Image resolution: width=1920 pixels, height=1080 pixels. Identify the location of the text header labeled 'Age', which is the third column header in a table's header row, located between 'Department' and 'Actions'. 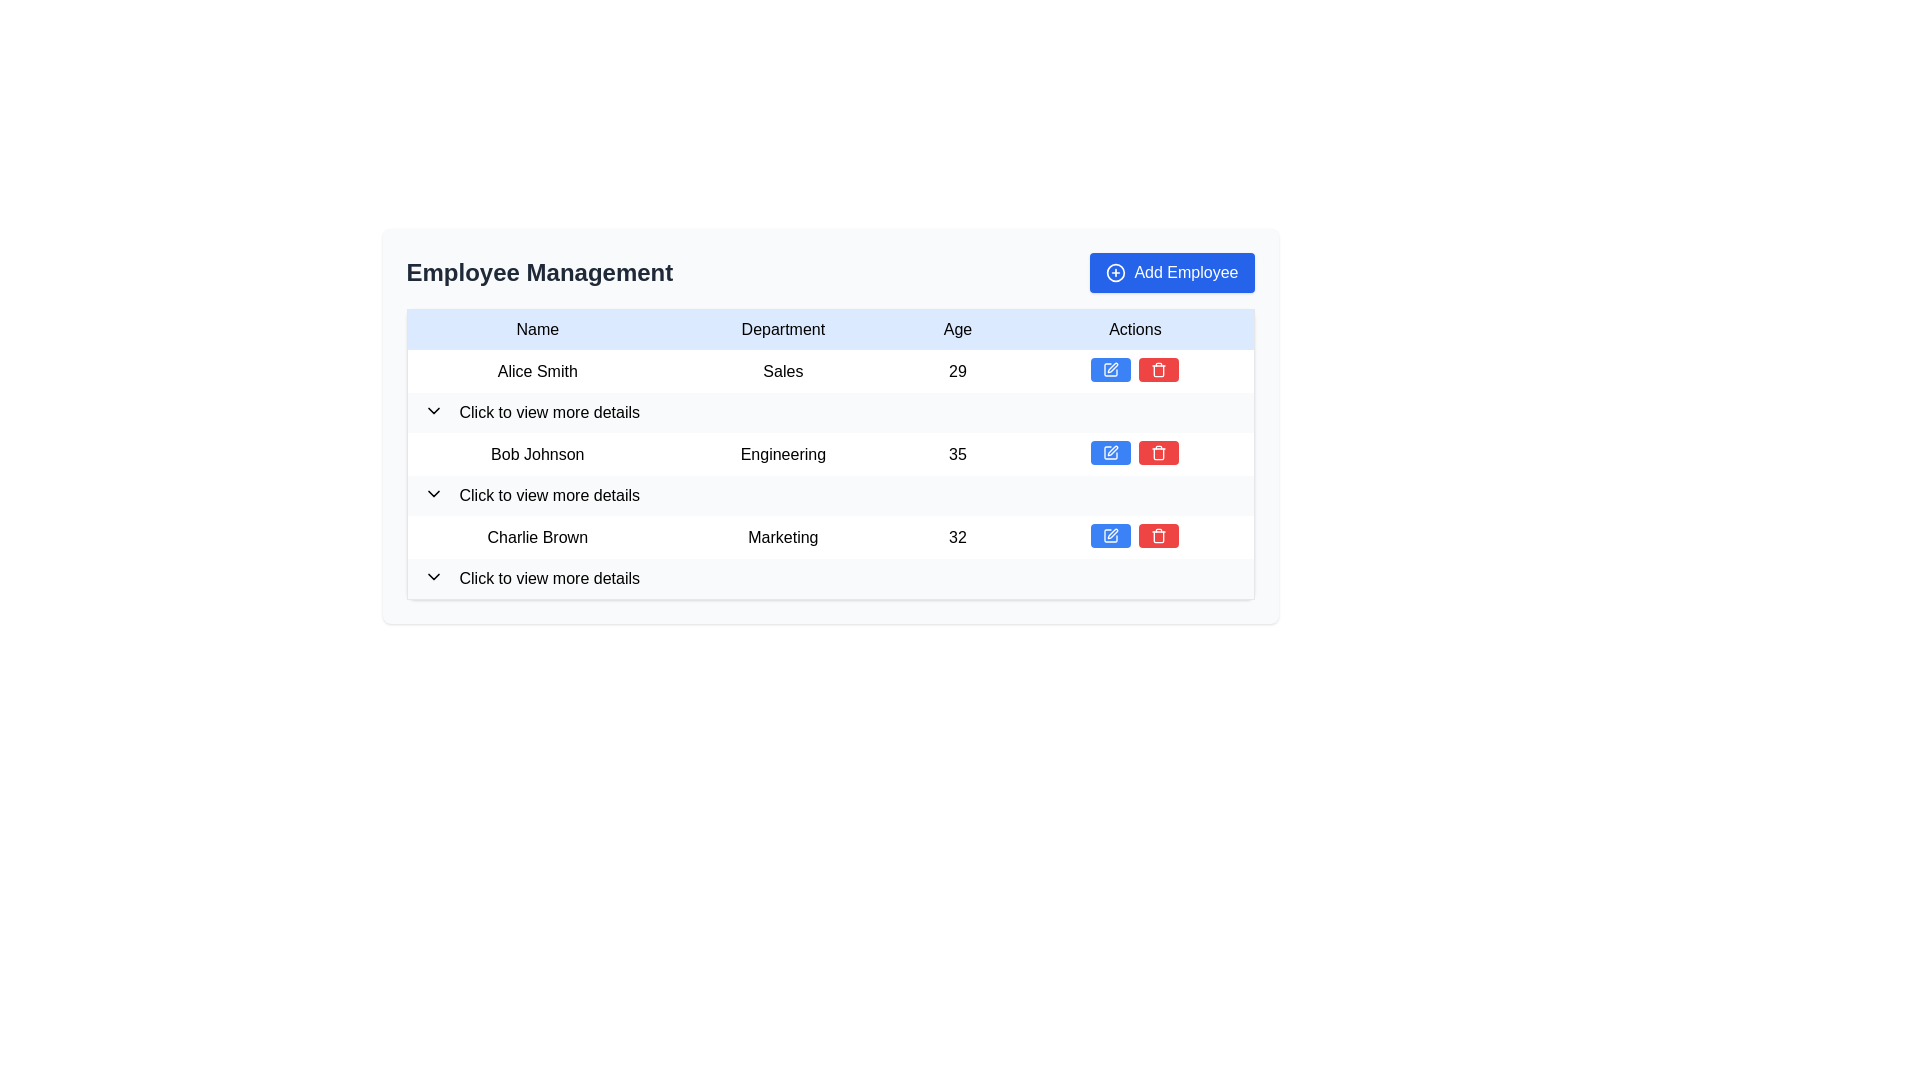
(957, 328).